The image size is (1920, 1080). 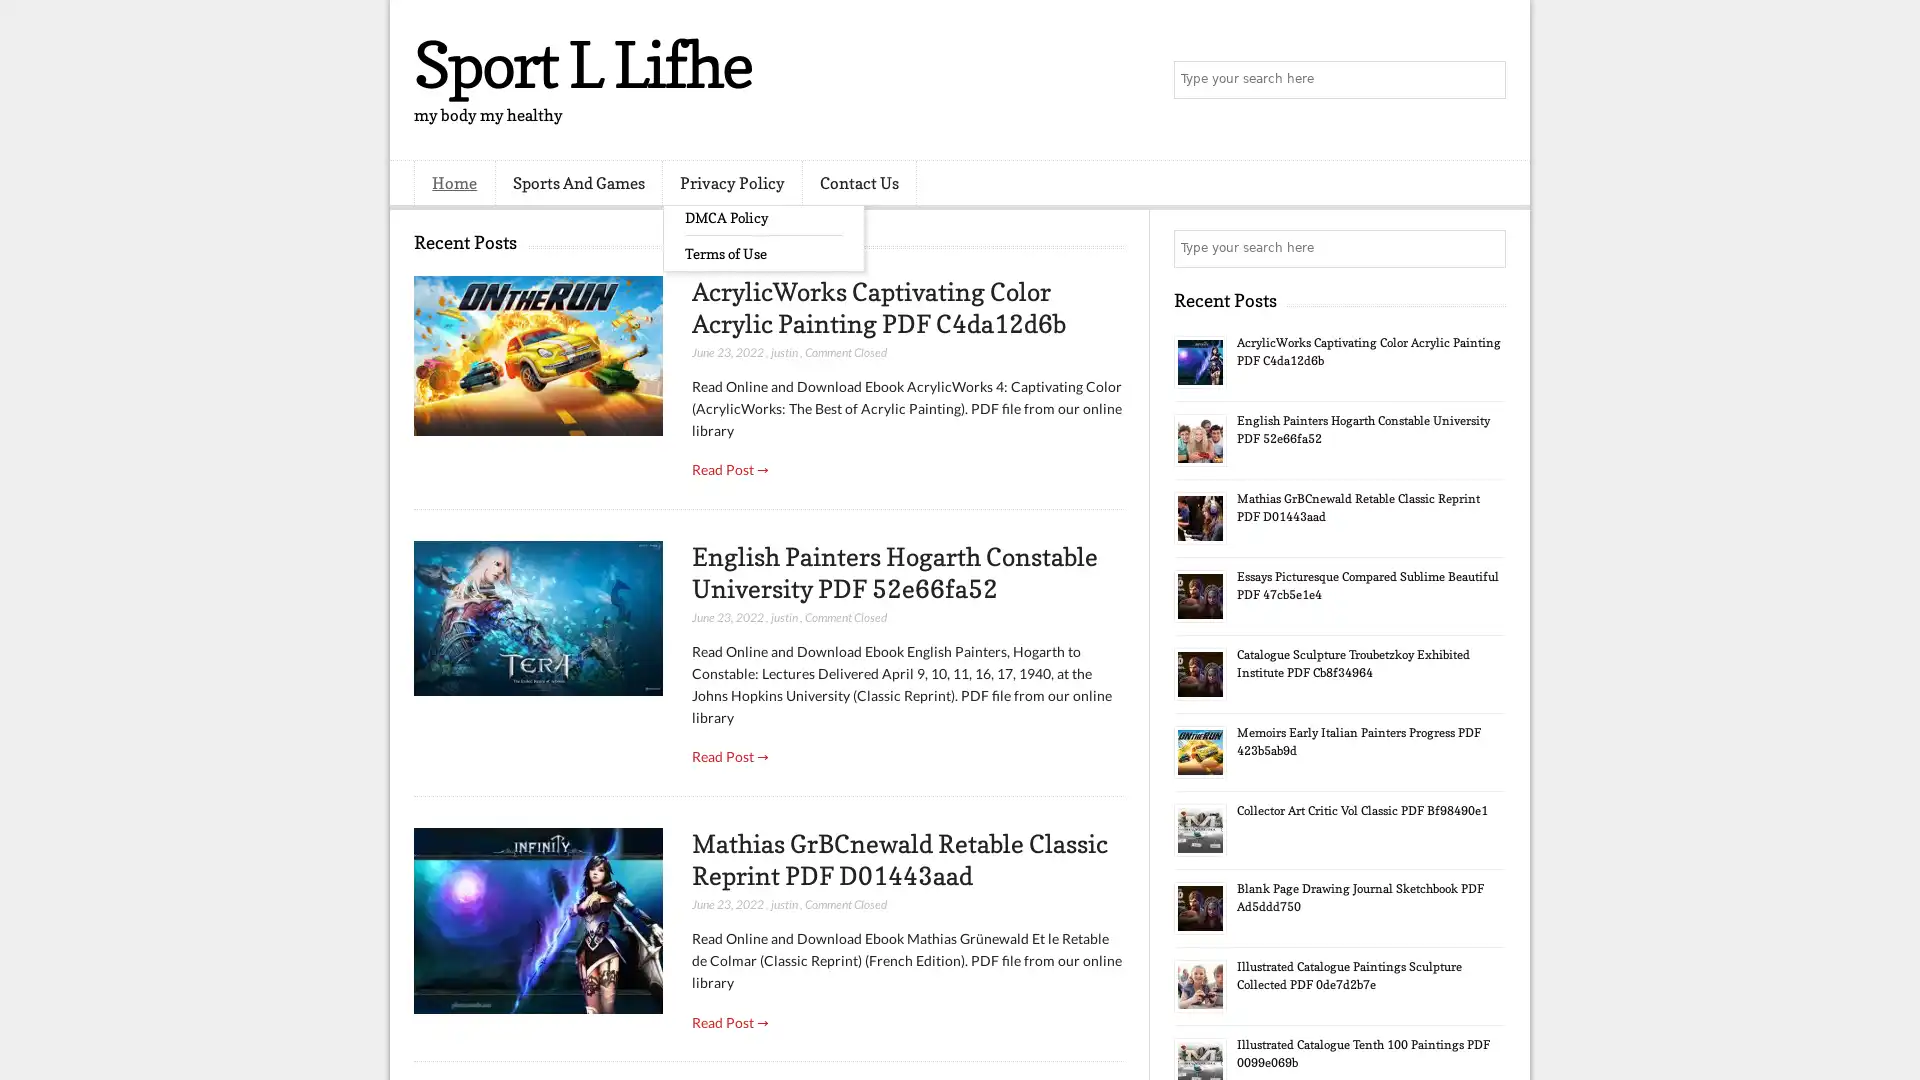 What do you see at coordinates (1485, 80) in the screenshot?
I see `Search` at bounding box center [1485, 80].